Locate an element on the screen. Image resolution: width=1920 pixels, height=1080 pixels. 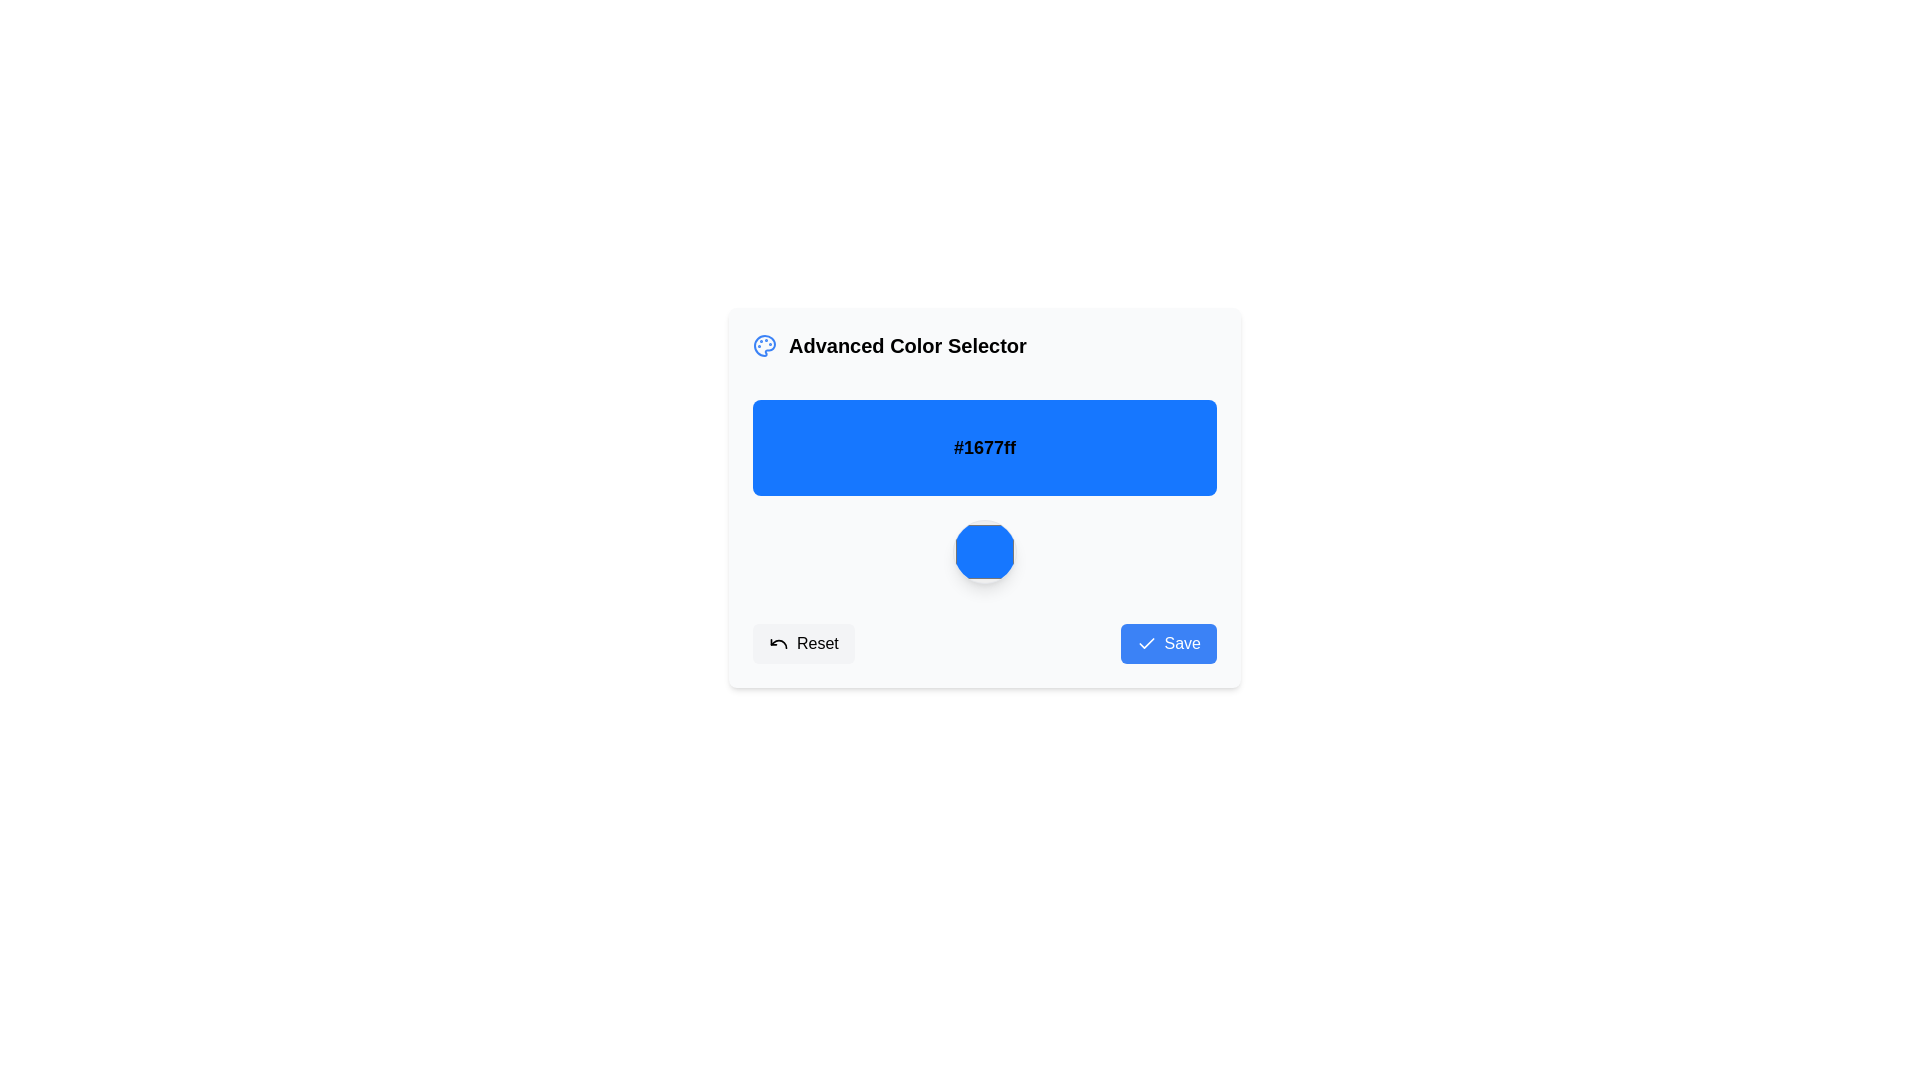
the 'Save' button which contains the checkmark icon styled with a rounded appearance, located at the bottom-right corner of the interface is located at coordinates (1146, 644).